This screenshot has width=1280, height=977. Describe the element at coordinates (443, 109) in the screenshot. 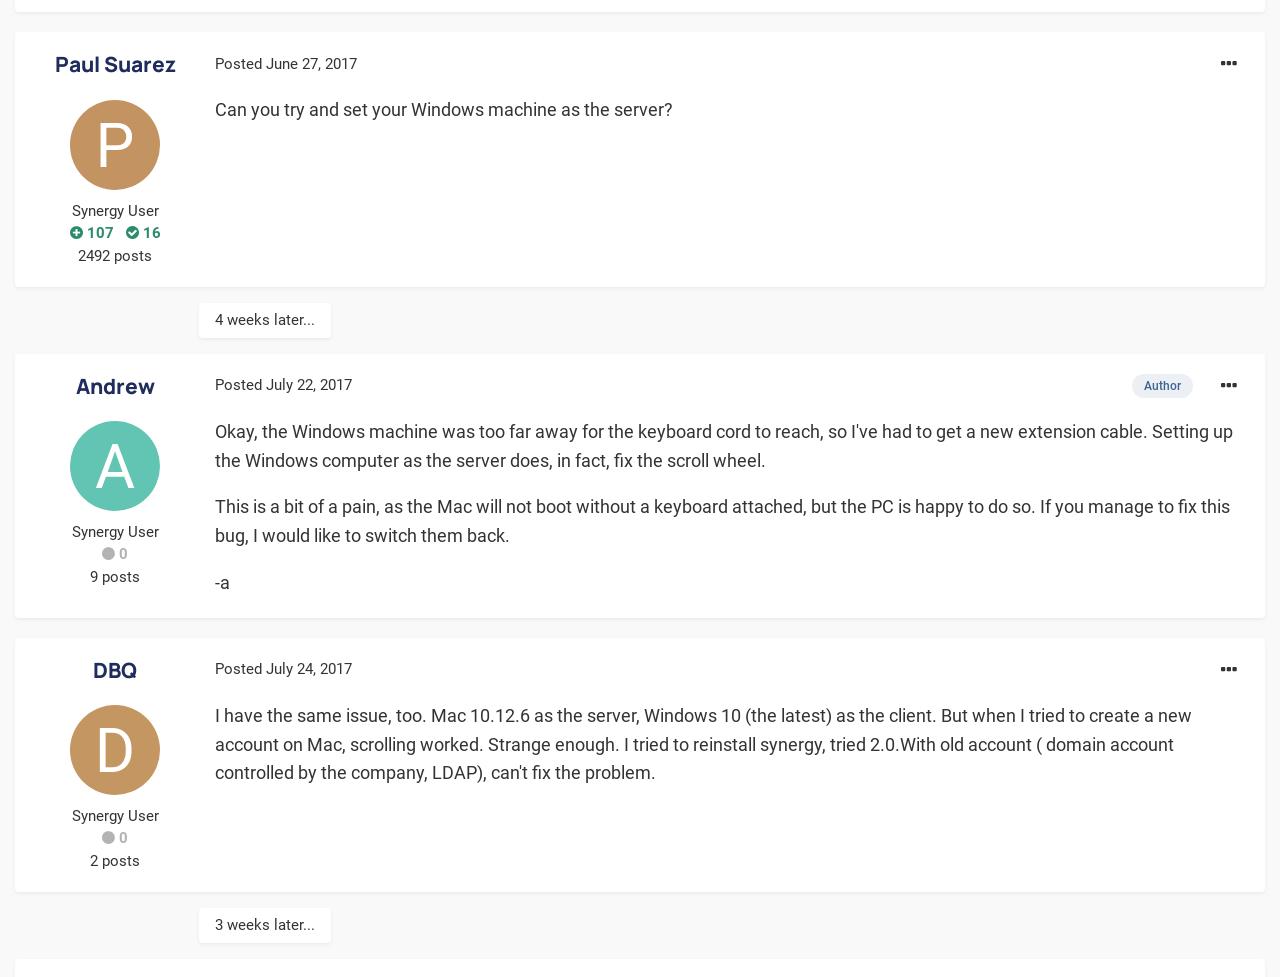

I see `'Can you try and set your Windows machine as the server?'` at that location.